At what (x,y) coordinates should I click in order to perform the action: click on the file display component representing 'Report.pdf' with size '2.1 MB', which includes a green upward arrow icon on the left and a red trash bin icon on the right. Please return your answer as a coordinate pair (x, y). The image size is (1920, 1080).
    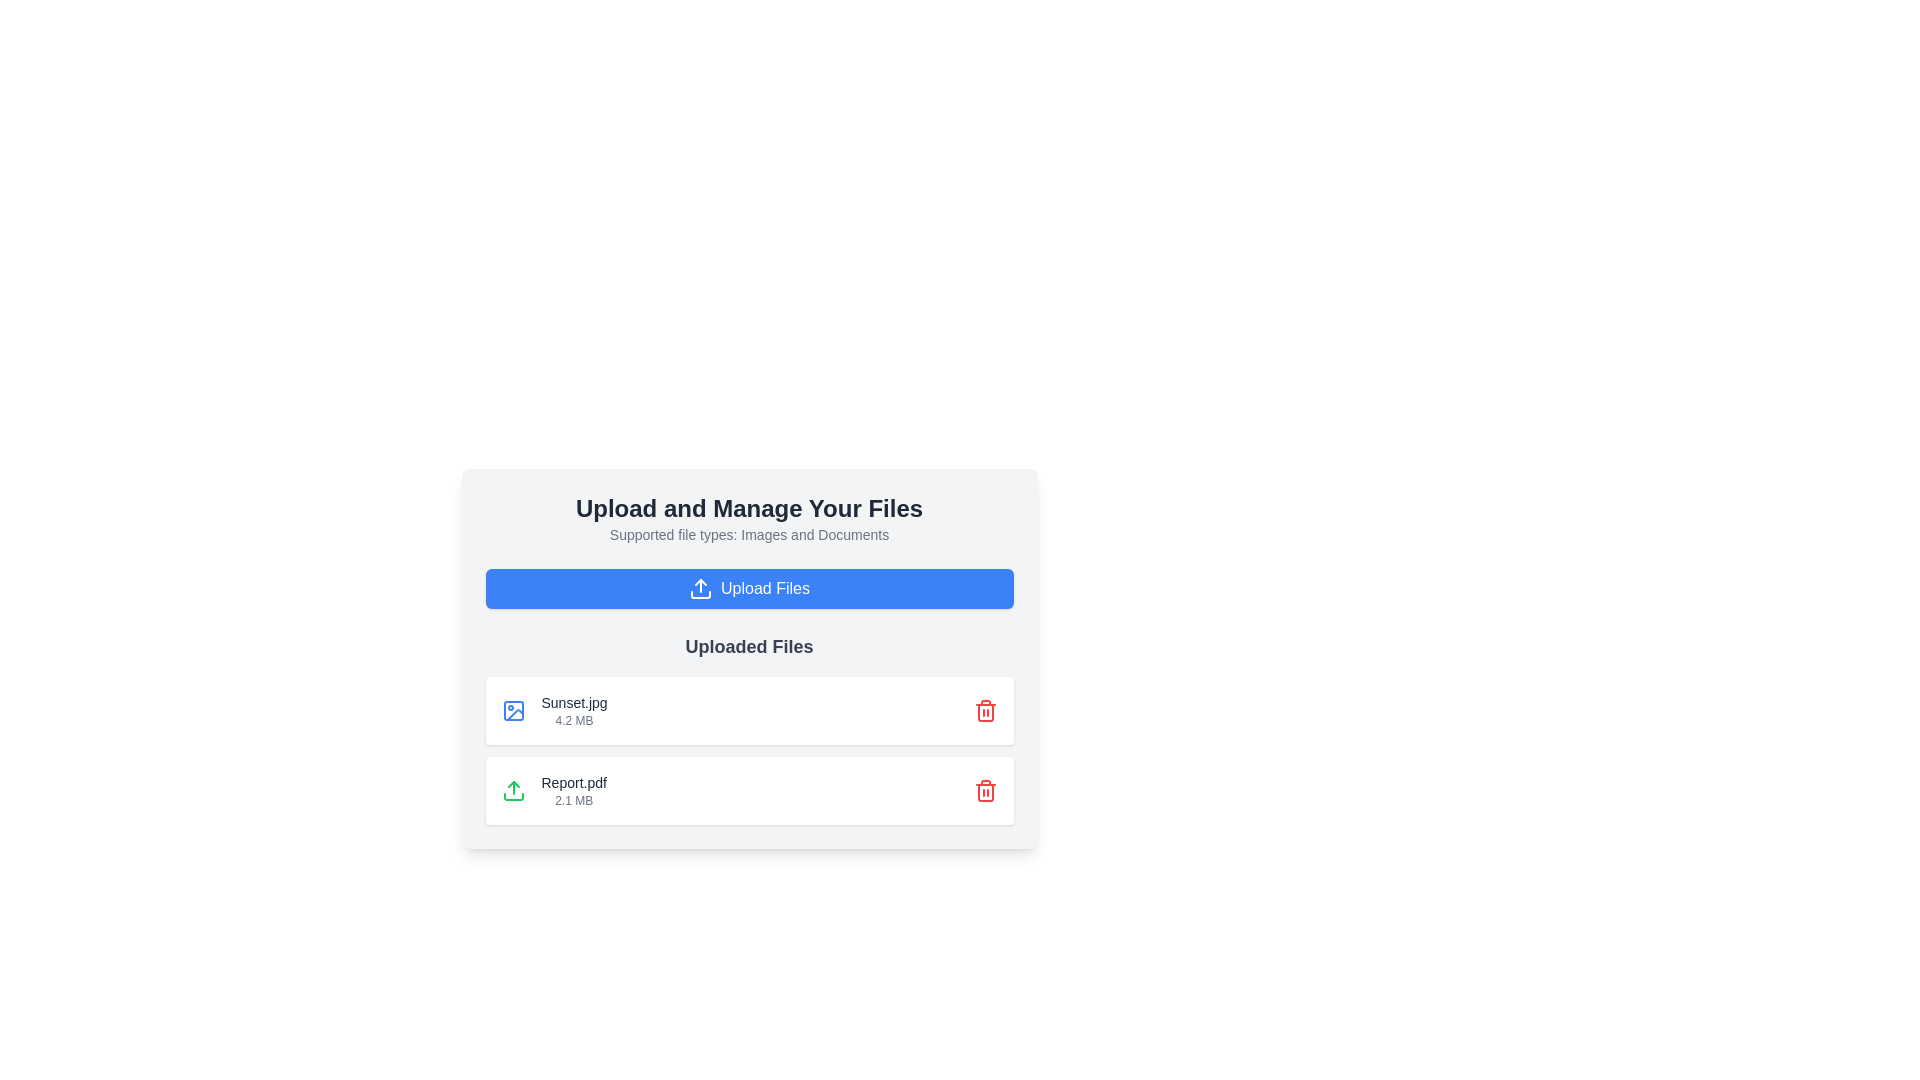
    Looking at the image, I should click on (748, 789).